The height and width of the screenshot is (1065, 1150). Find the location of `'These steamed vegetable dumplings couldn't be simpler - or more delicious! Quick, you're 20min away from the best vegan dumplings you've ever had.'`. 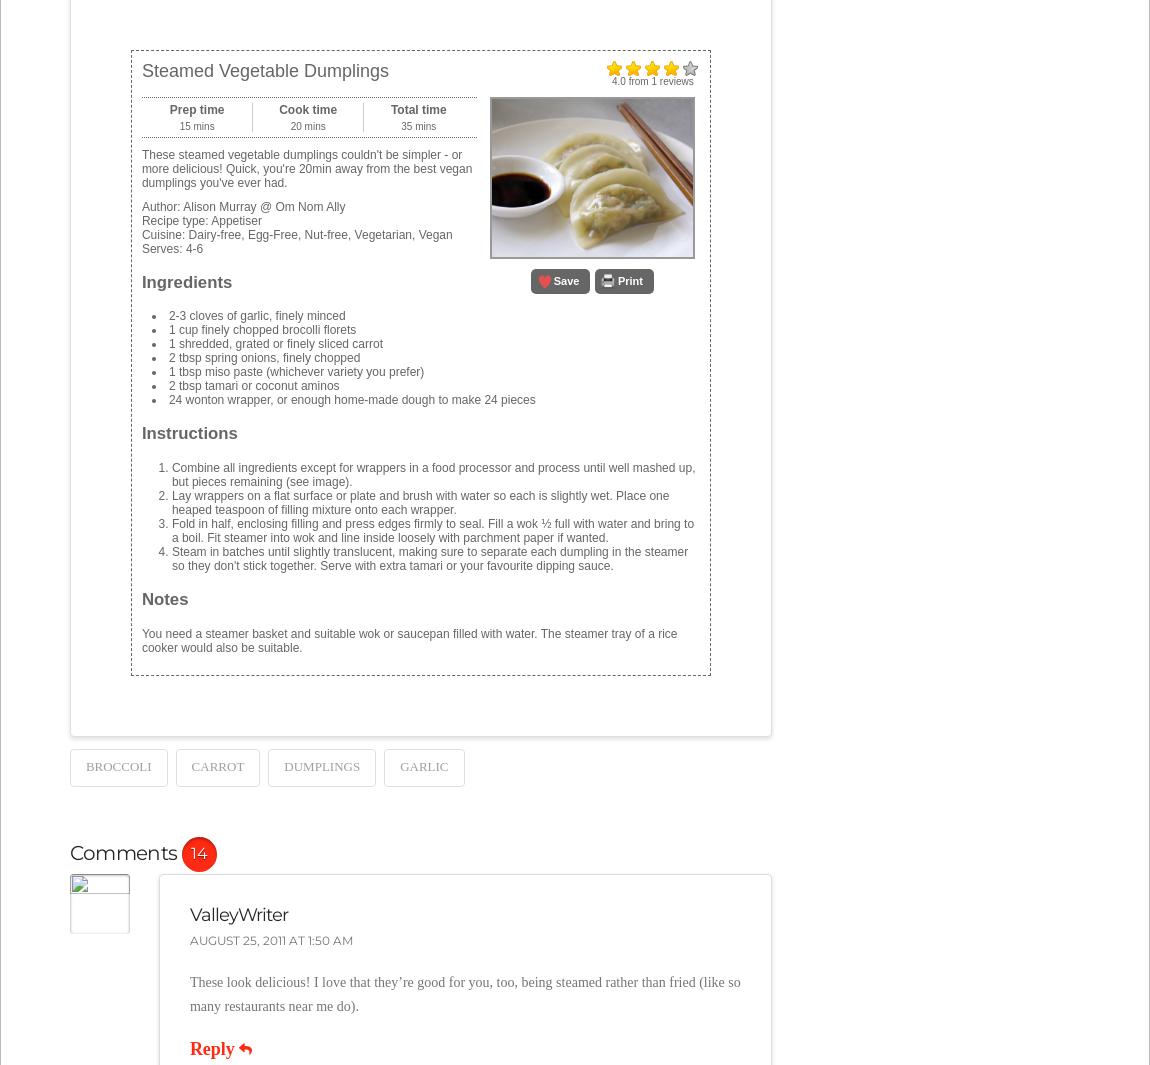

'These steamed vegetable dumplings couldn't be simpler - or more delicious! Quick, you're 20min away from the best vegan dumplings you've ever had.' is located at coordinates (139, 166).